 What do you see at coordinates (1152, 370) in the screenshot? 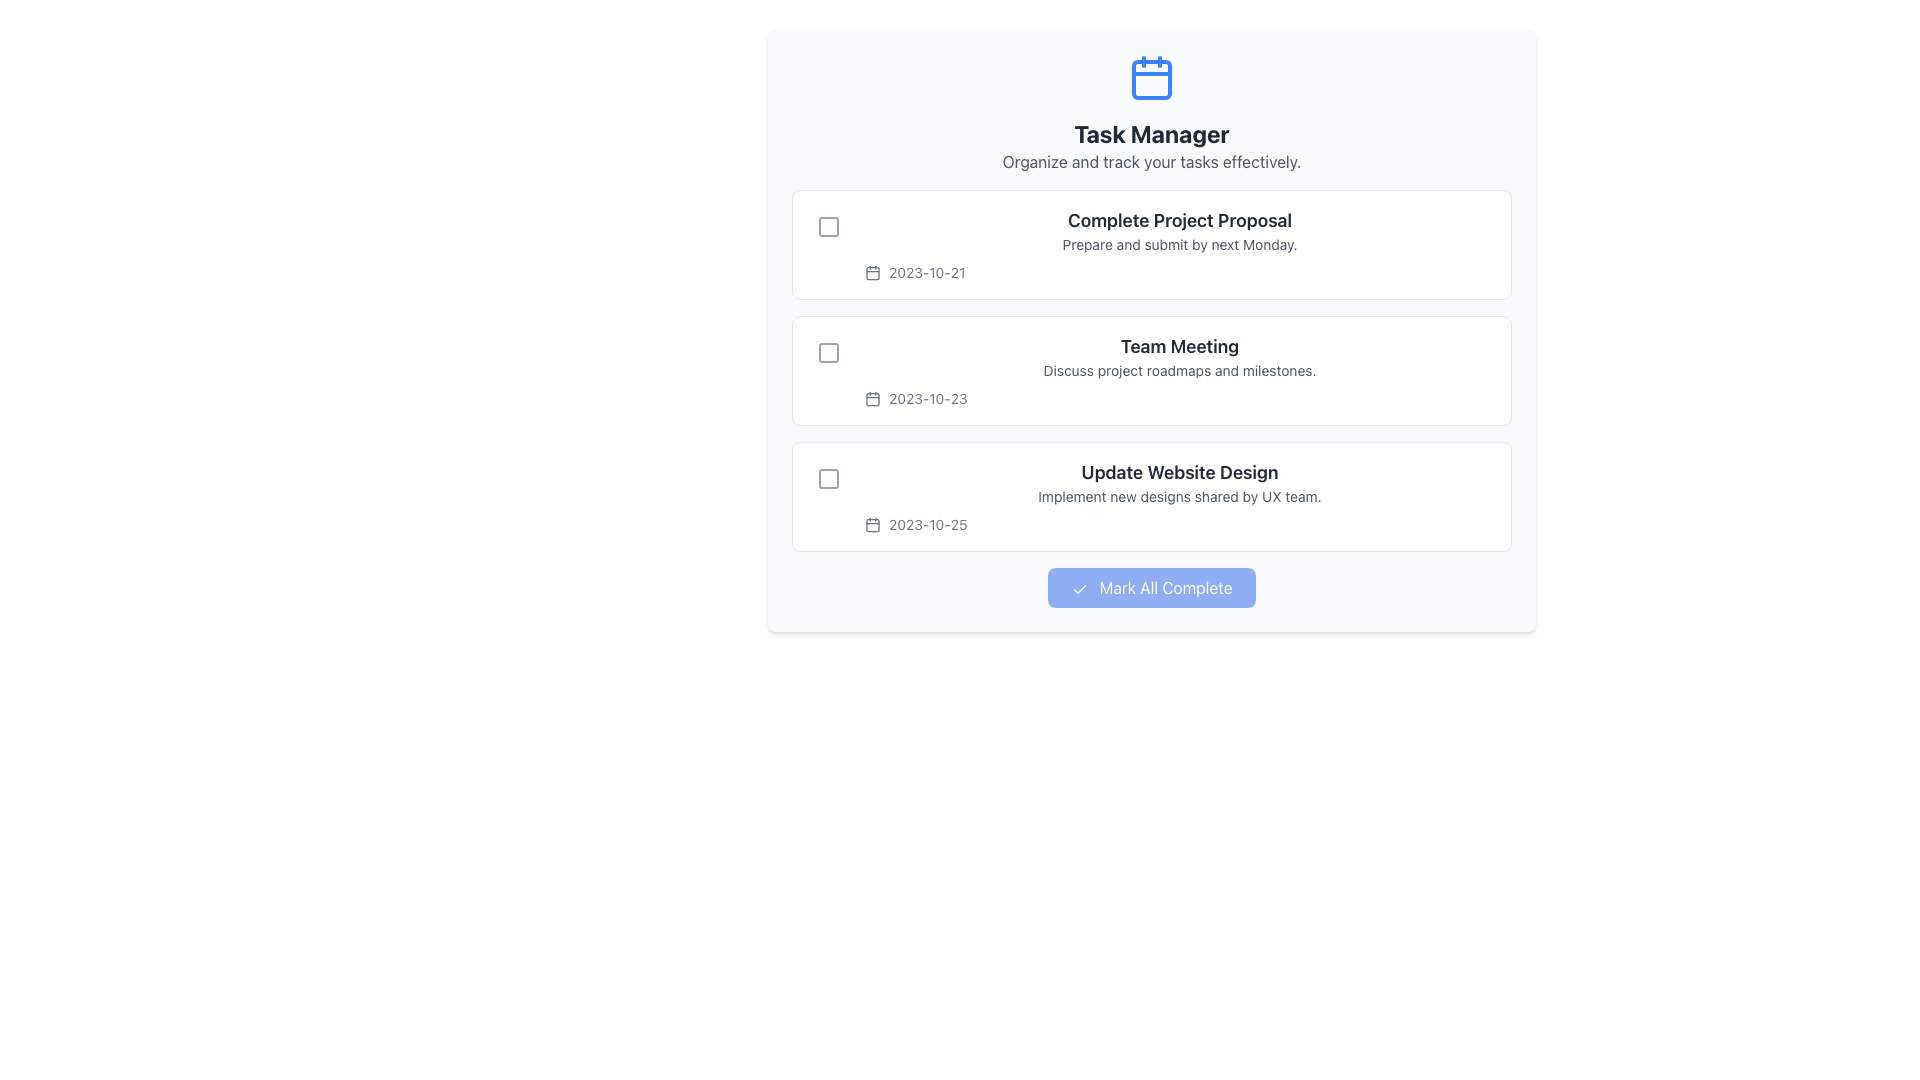
I see `the task list component in the 'Task Manager' section` at bounding box center [1152, 370].